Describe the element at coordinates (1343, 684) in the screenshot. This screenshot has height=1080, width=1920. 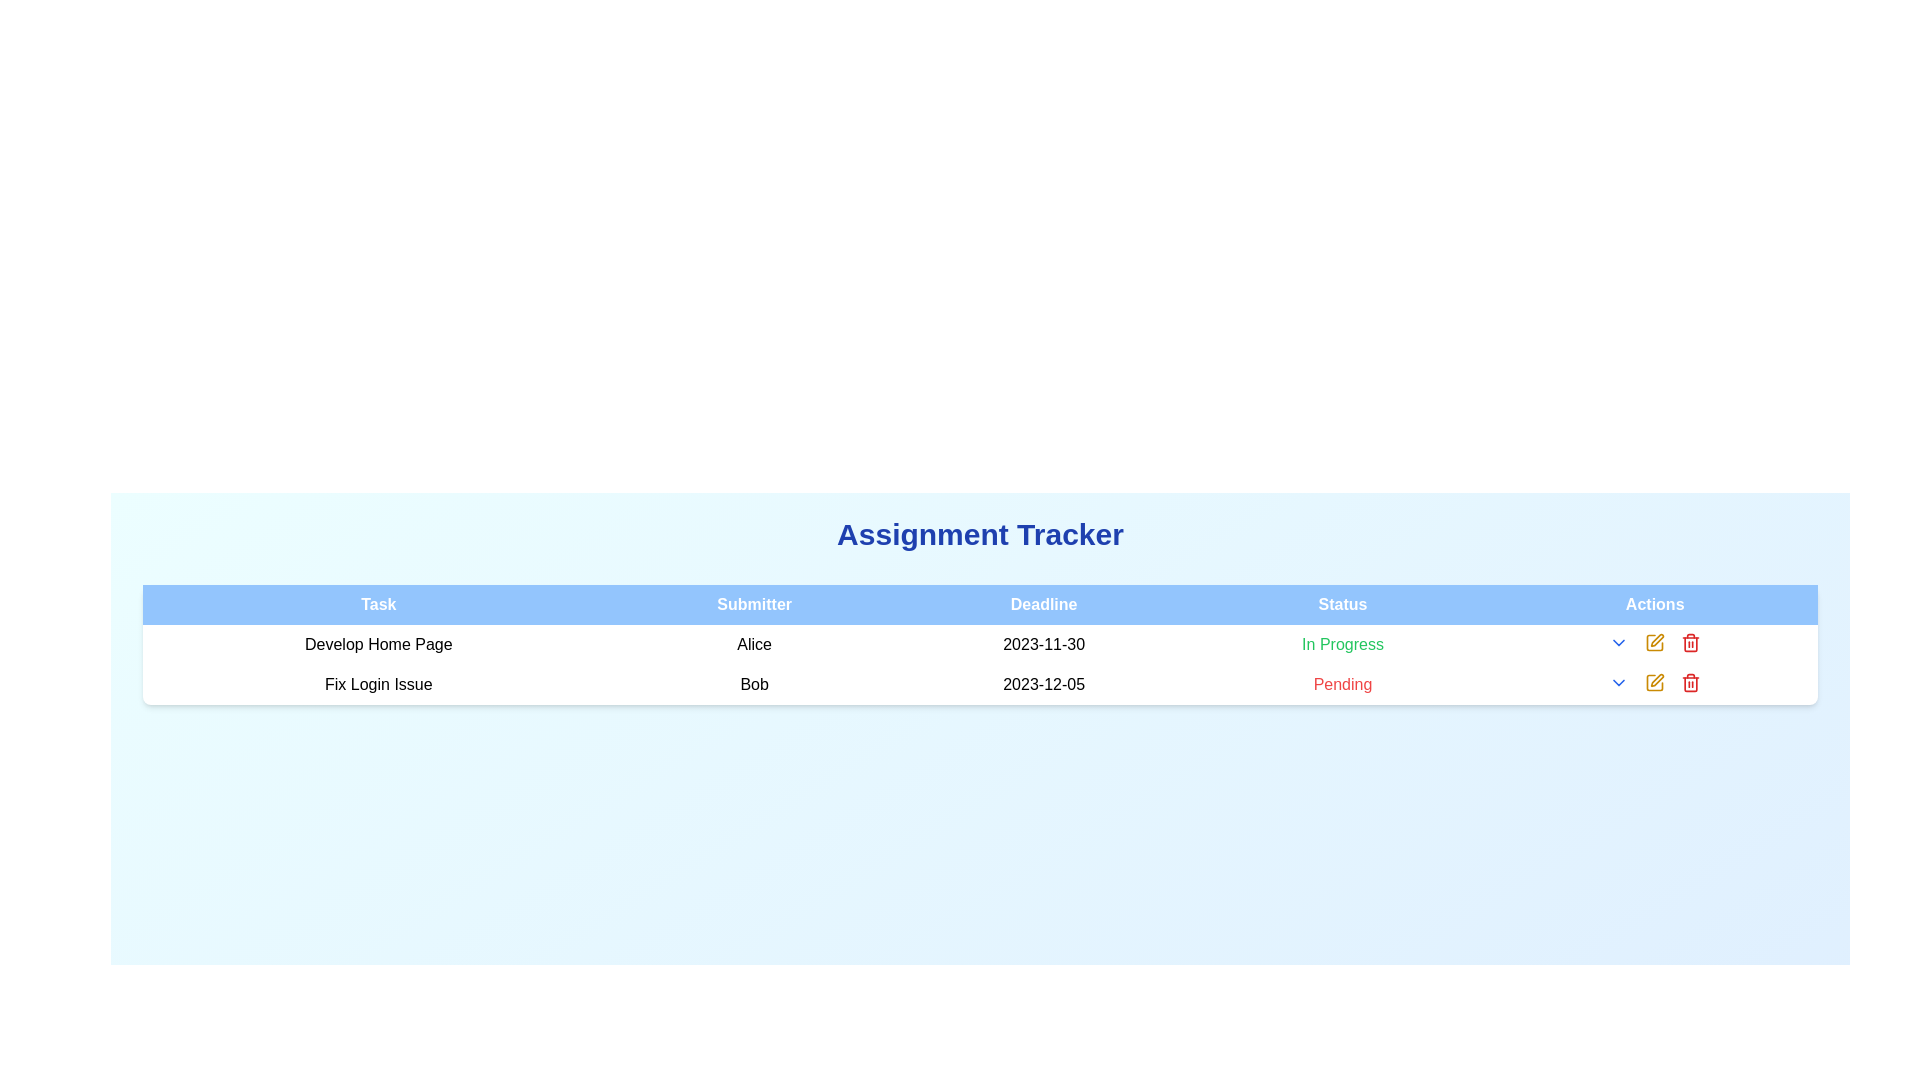
I see `the Text label displaying the current task status in the Status column of the second row, located adjacent to the deadline entry '2023-12-05'` at that location.